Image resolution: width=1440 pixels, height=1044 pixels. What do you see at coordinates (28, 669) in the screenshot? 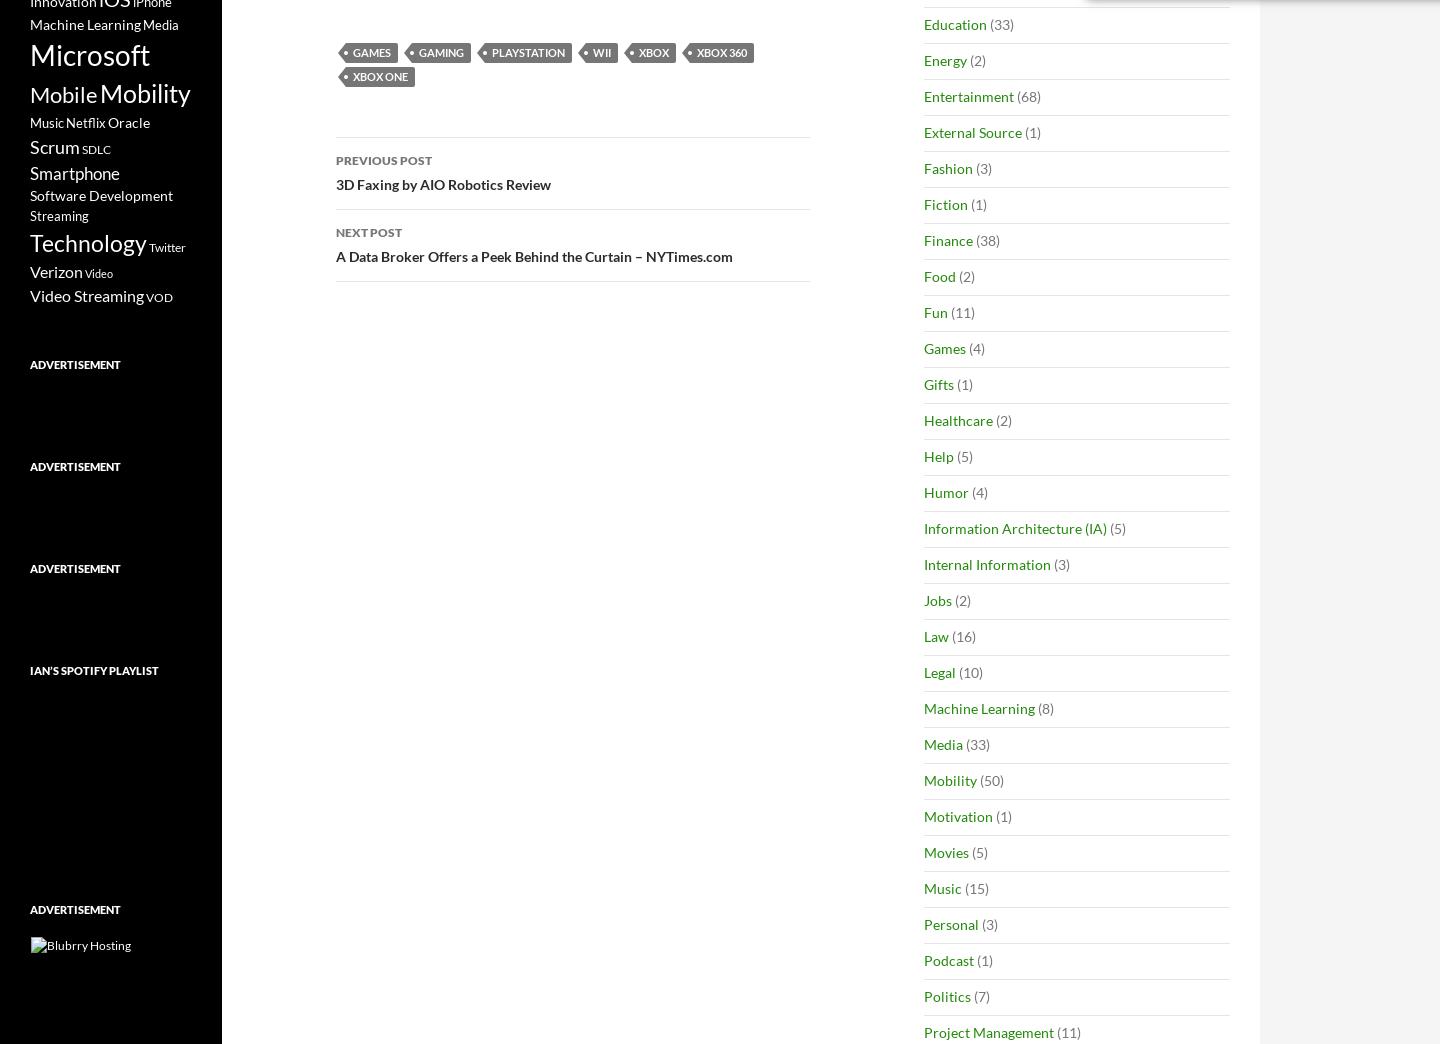
I see `'Ian’s Spotify Playlist'` at bounding box center [28, 669].